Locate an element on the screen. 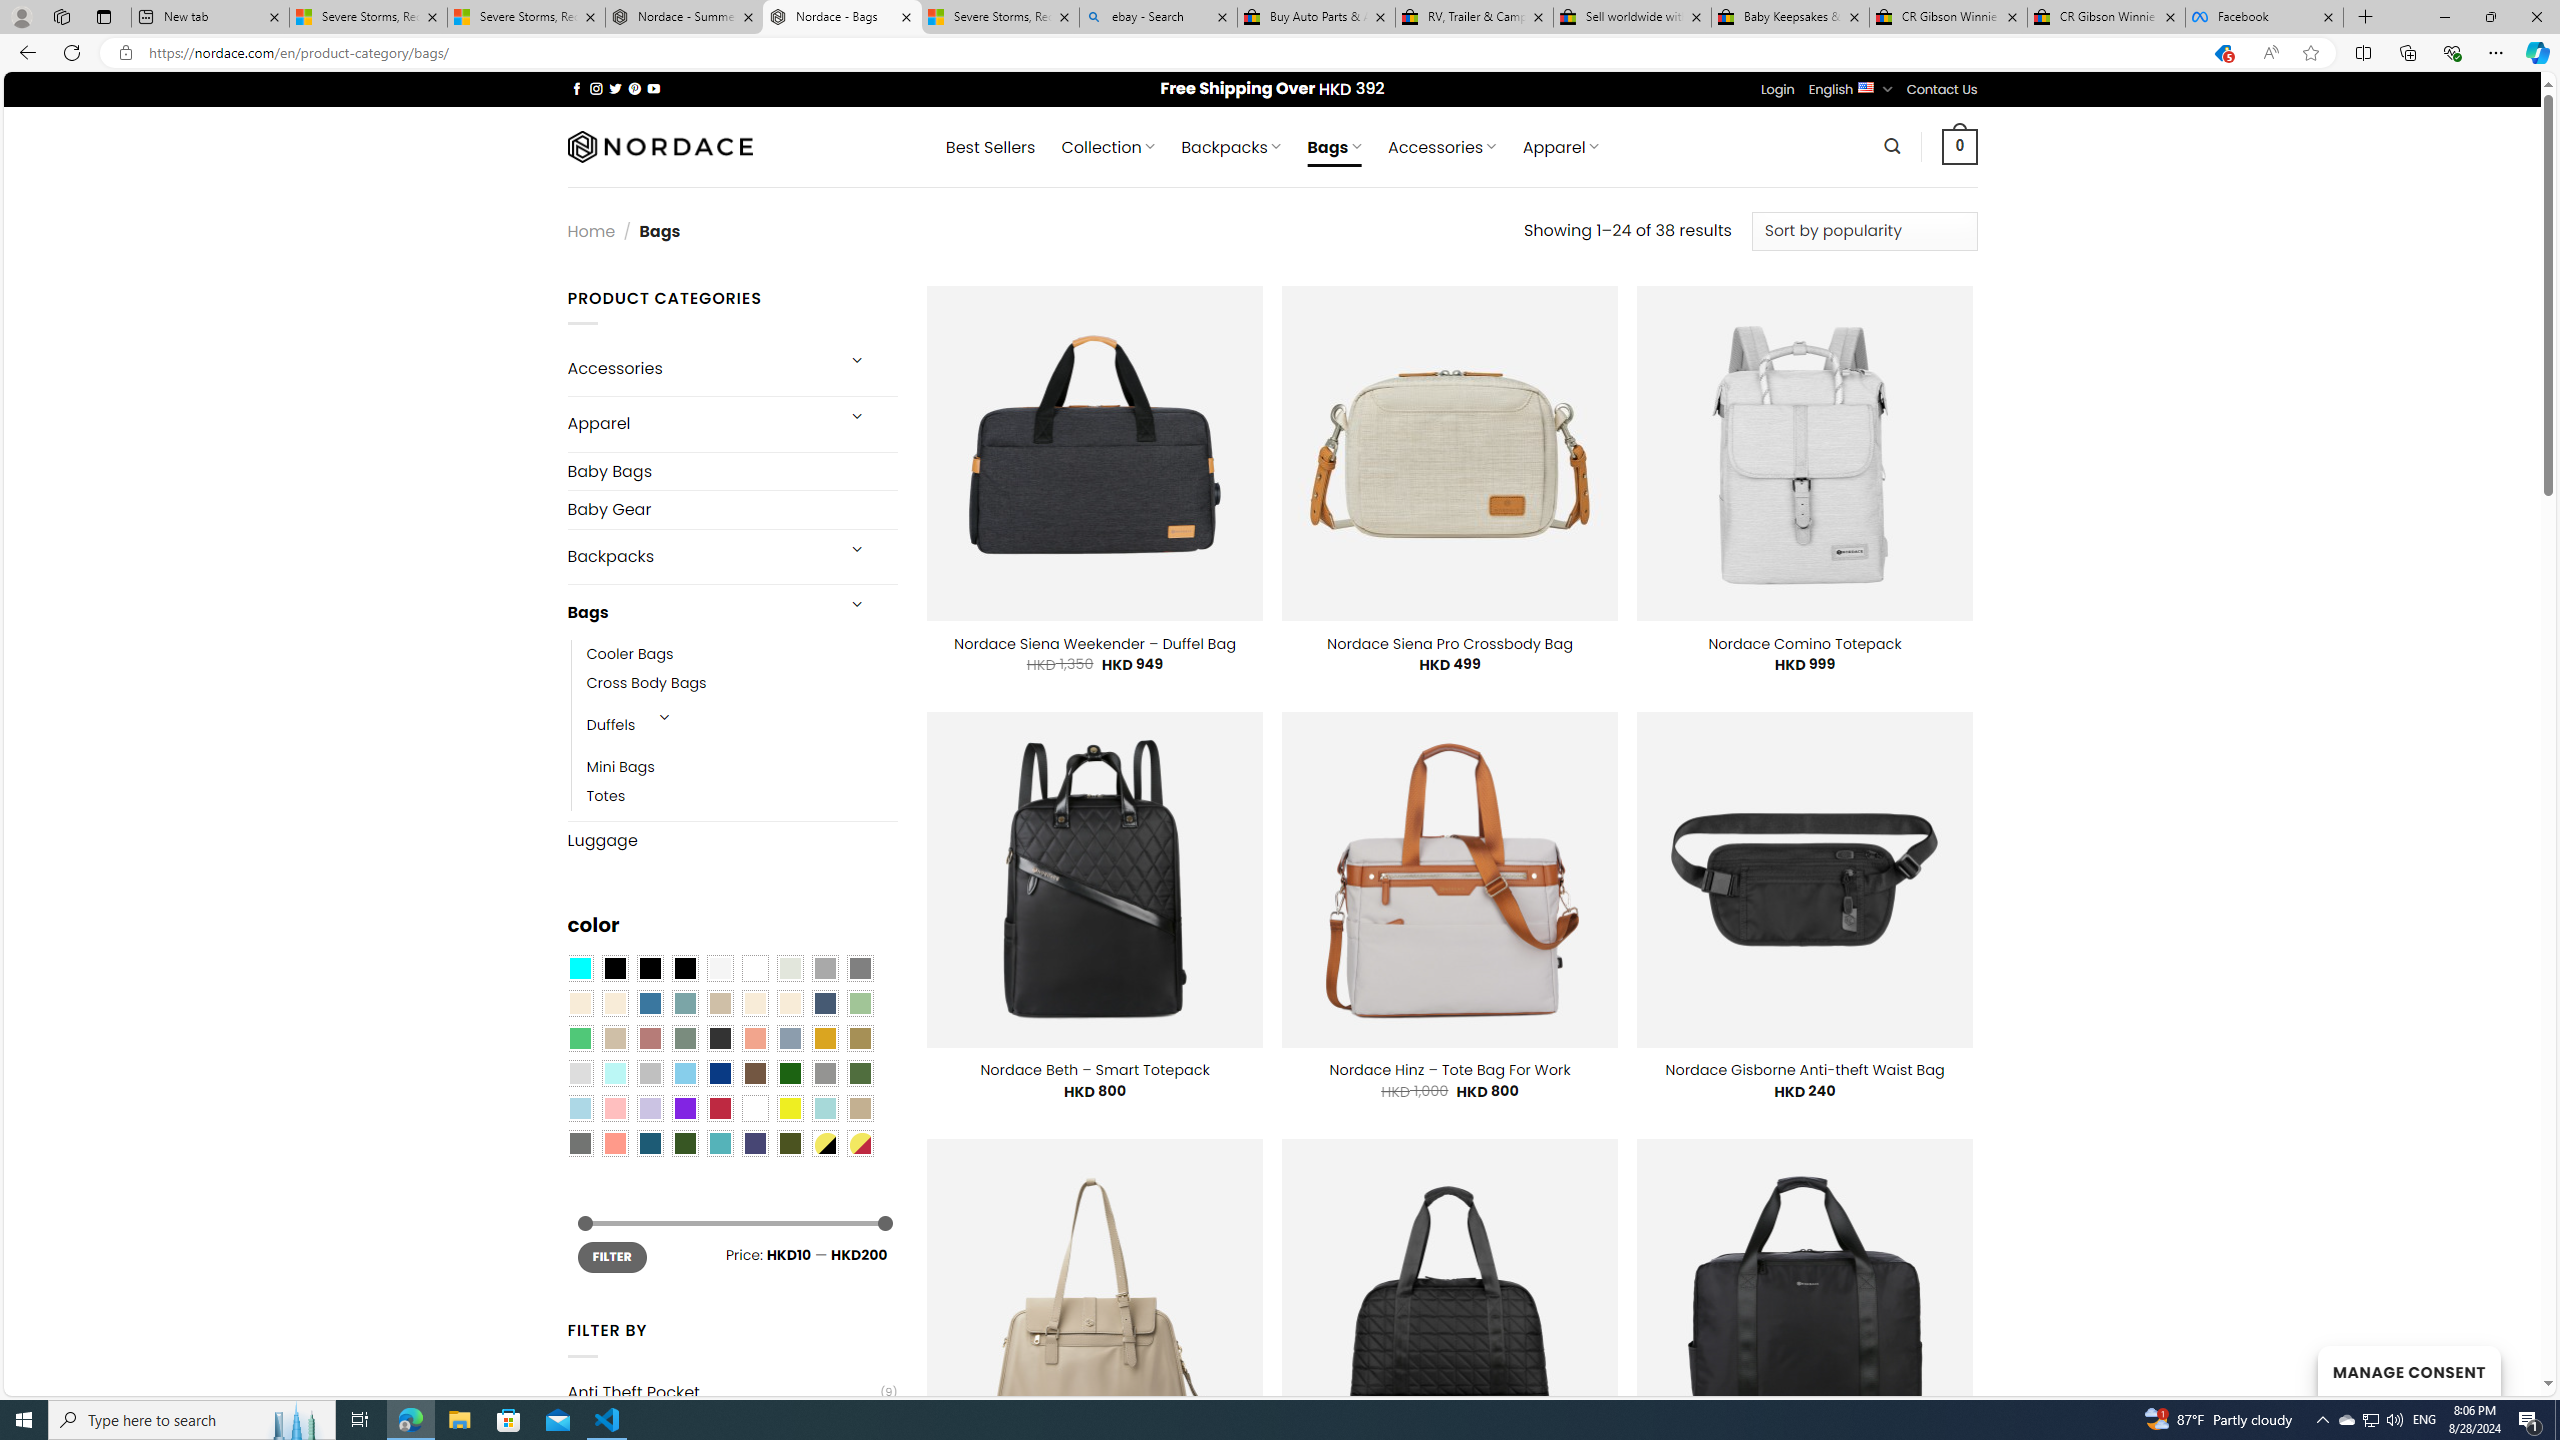 The height and width of the screenshot is (1440, 2560). 'Shop order' is located at coordinates (1863, 230).